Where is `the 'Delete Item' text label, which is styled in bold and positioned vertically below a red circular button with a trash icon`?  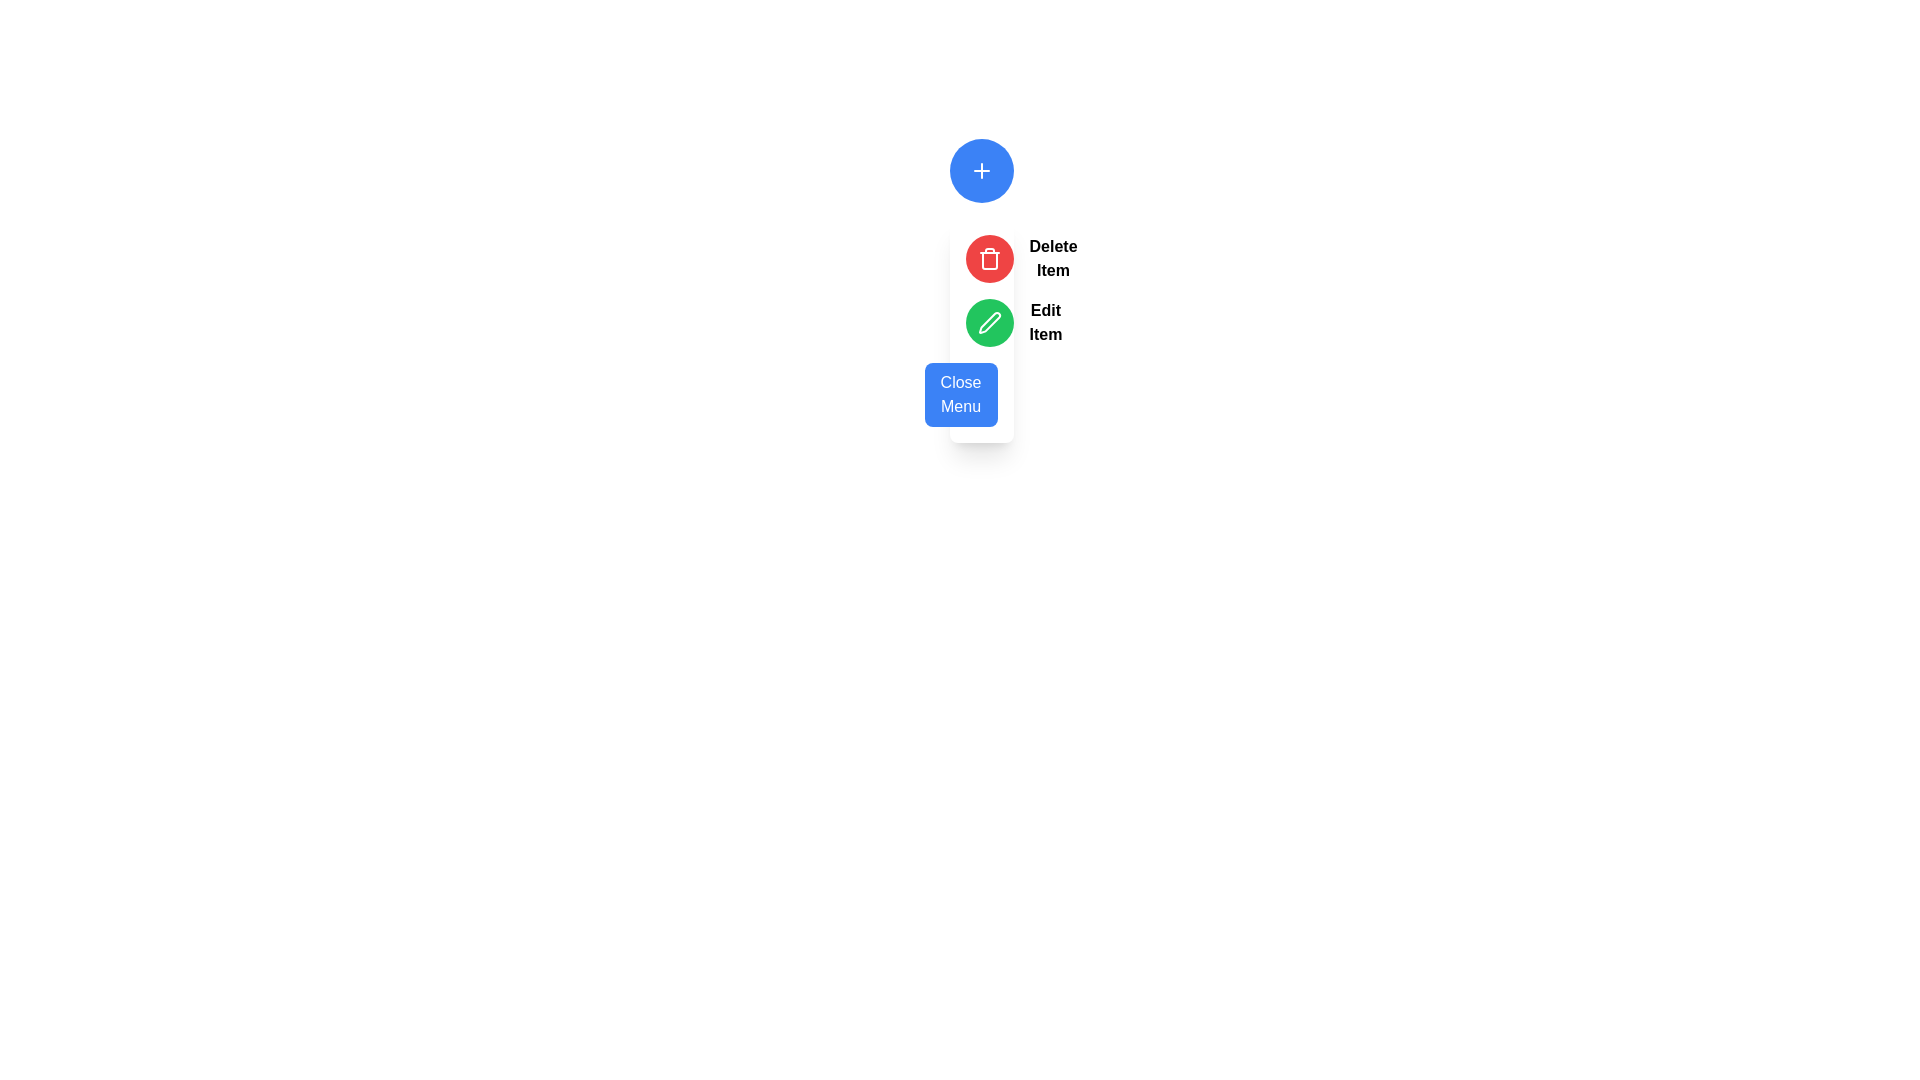
the 'Delete Item' text label, which is styled in bold and positioned vertically below a red circular button with a trash icon is located at coordinates (1052, 257).